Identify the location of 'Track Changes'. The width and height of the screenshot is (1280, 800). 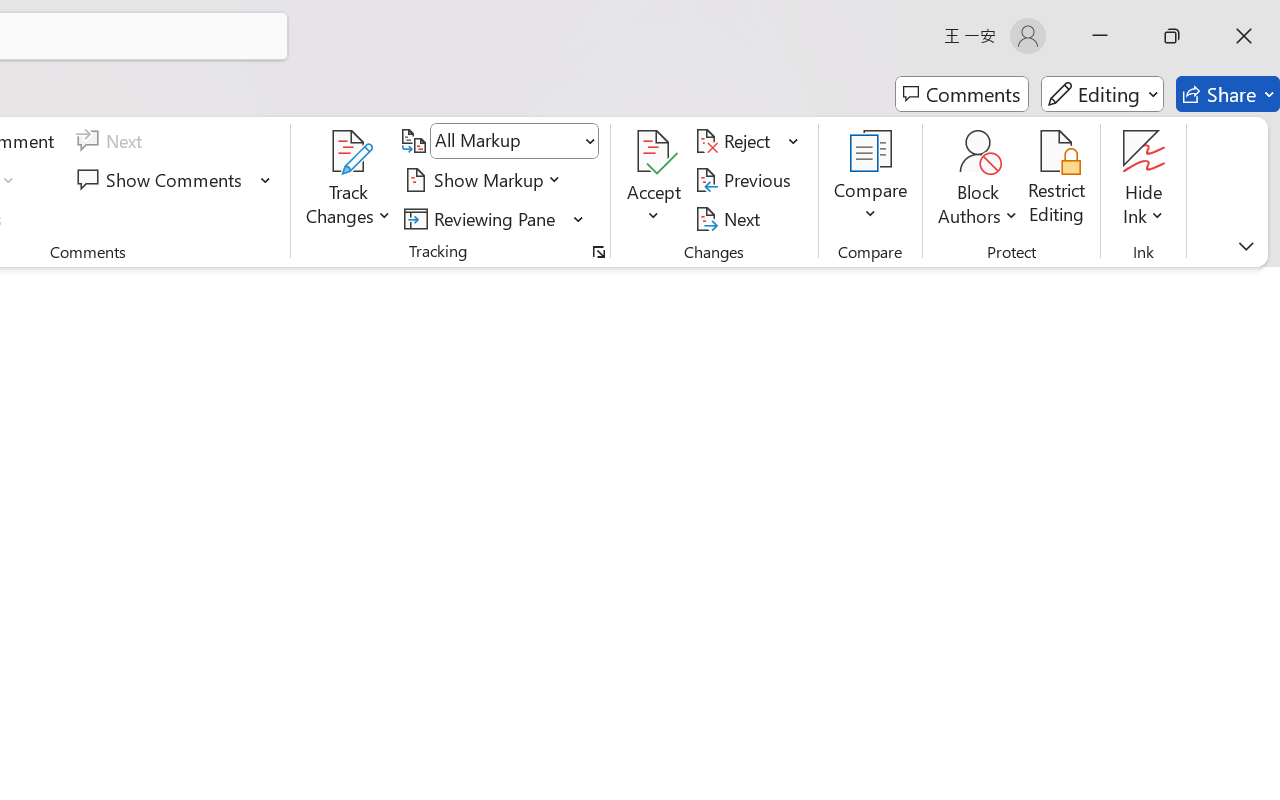
(349, 151).